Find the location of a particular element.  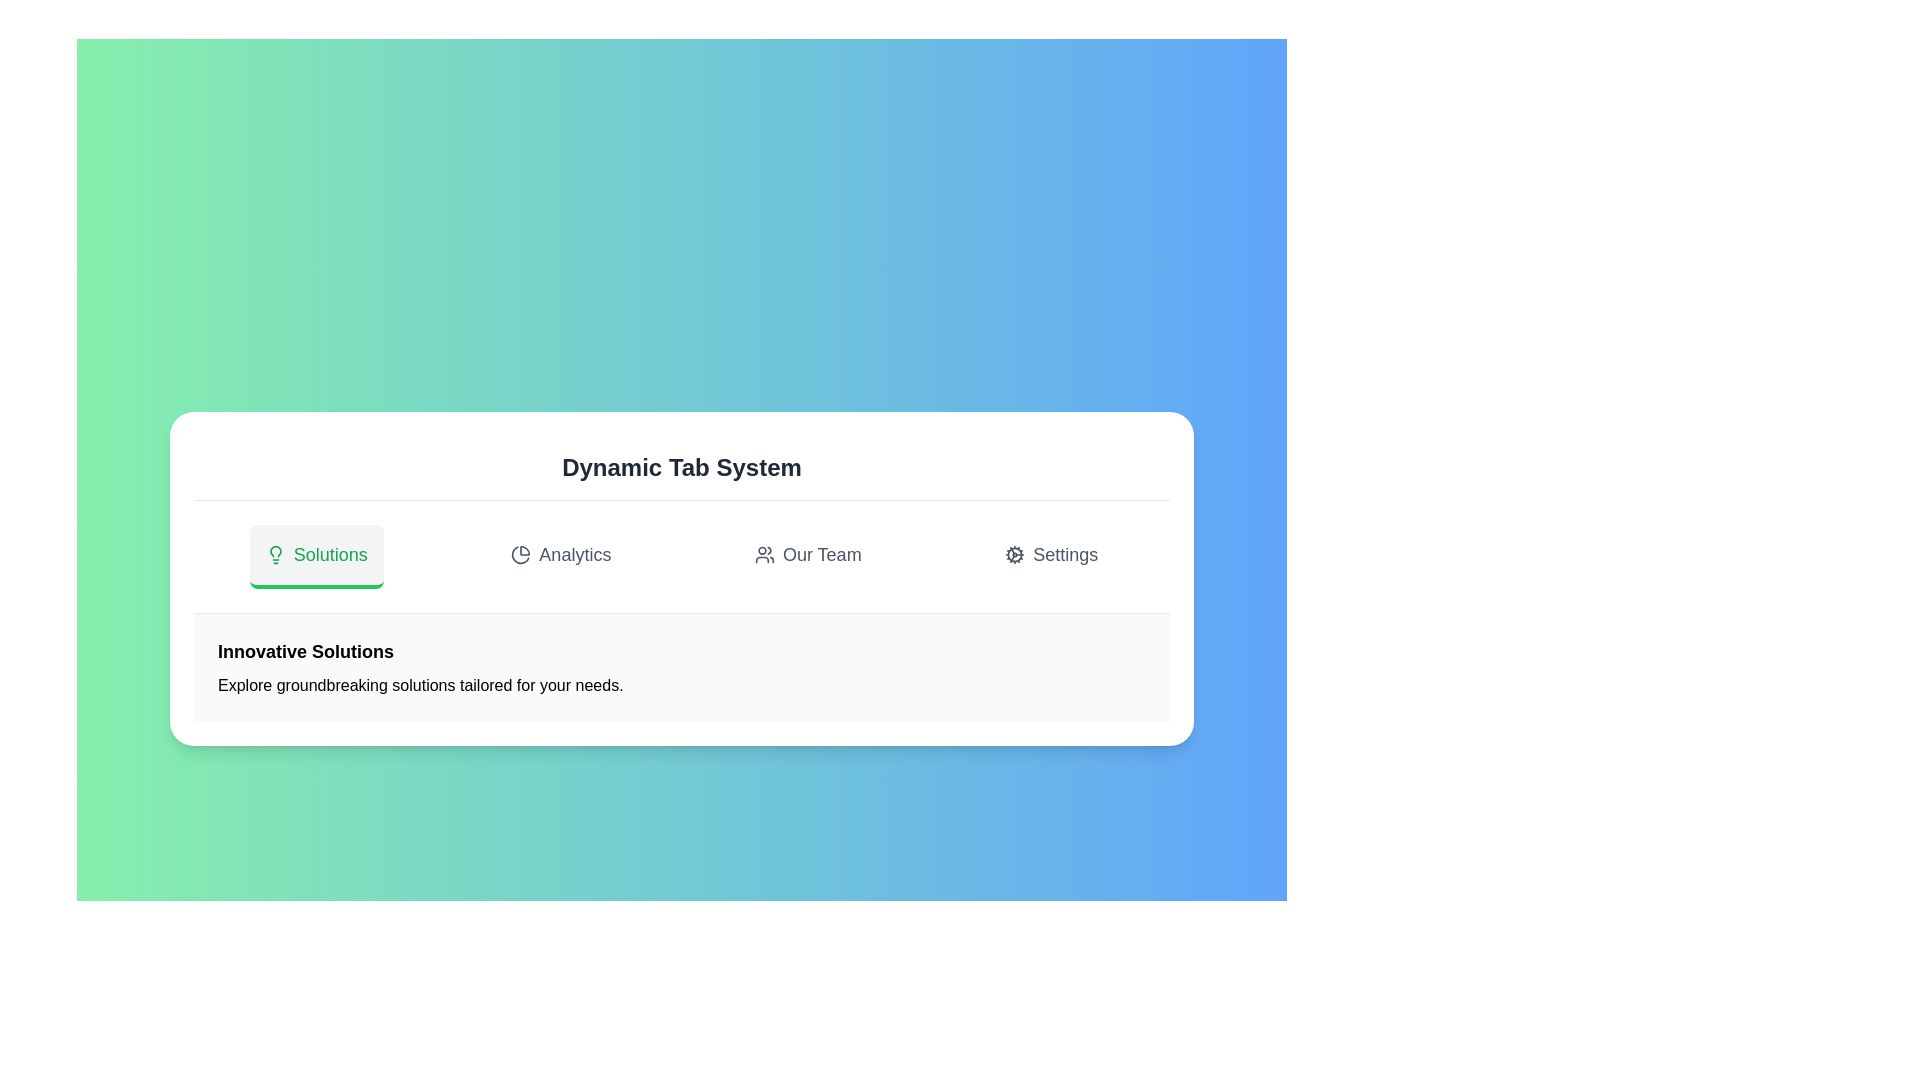

the text block displaying the title 'Dynamic Tab System', which is centered horizontally at the top of the white card area is located at coordinates (681, 468).